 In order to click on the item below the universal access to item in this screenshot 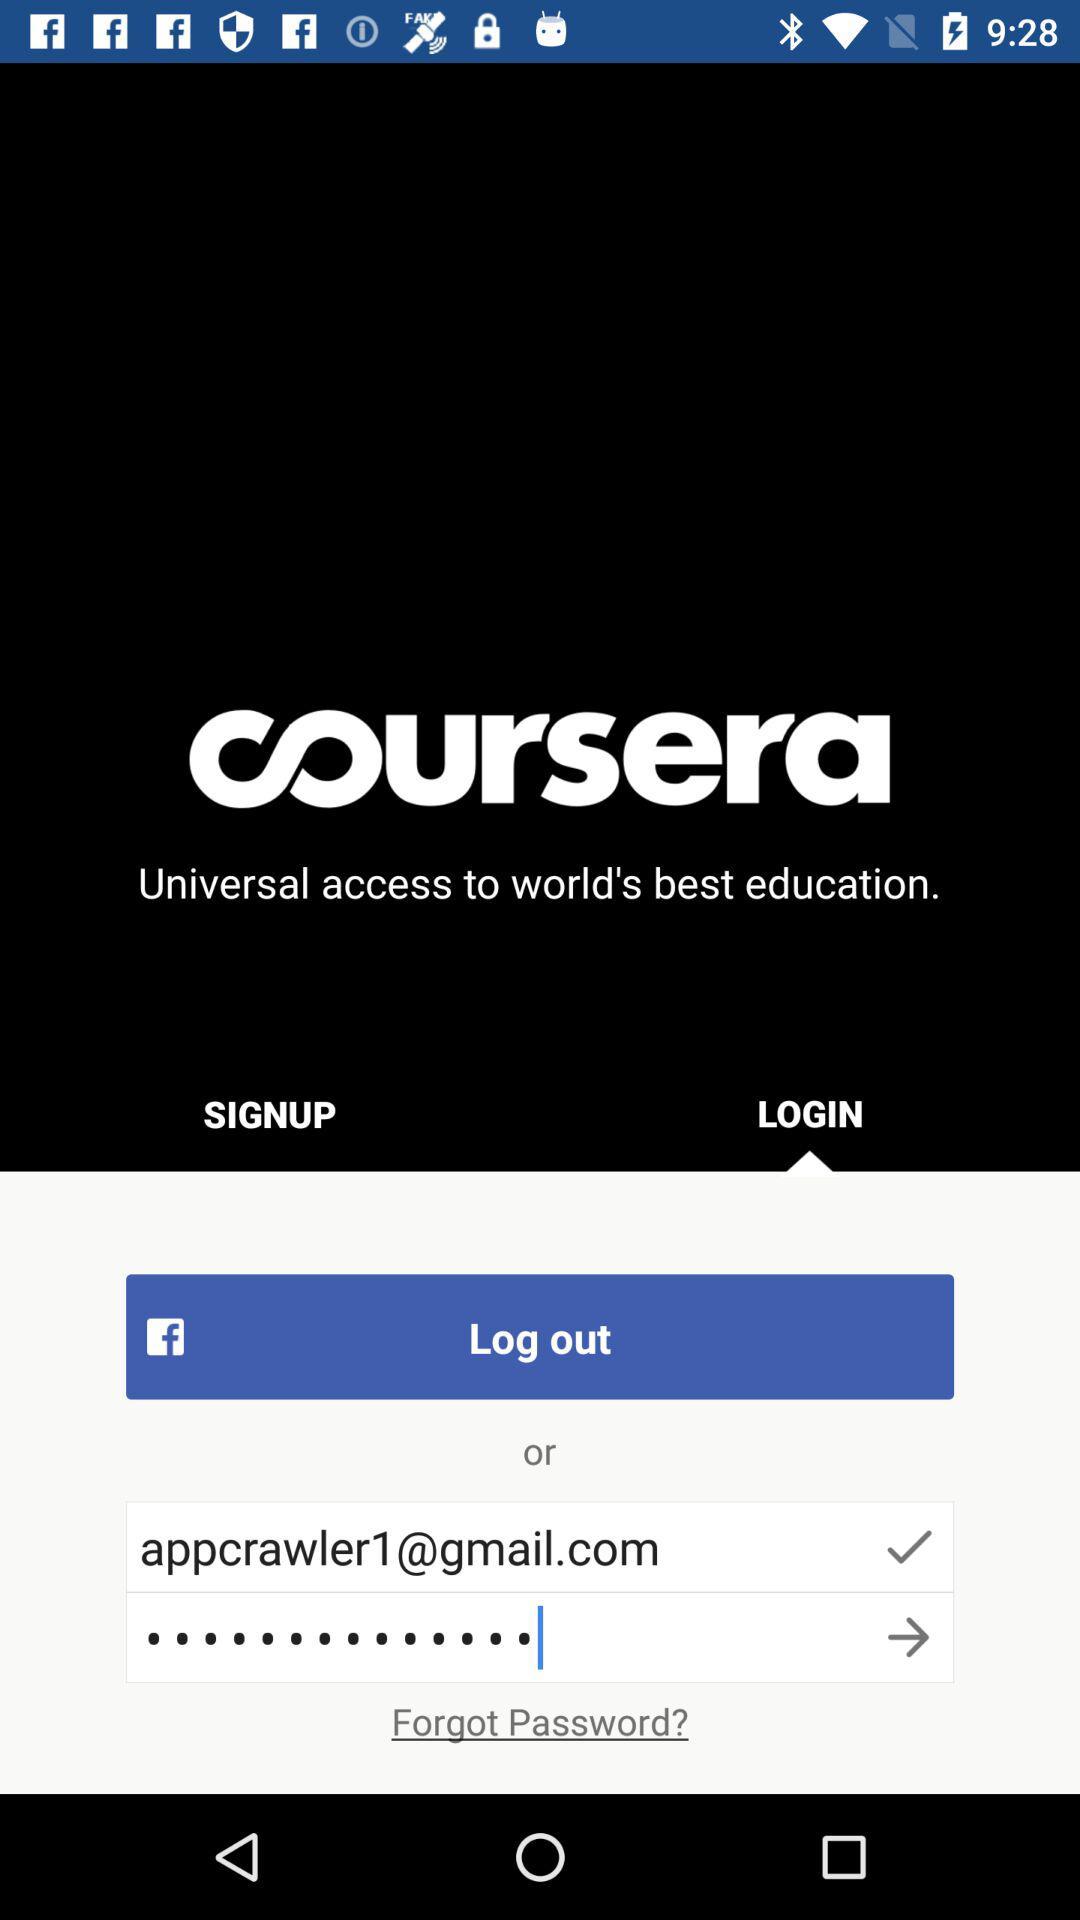, I will do `click(270, 1112)`.